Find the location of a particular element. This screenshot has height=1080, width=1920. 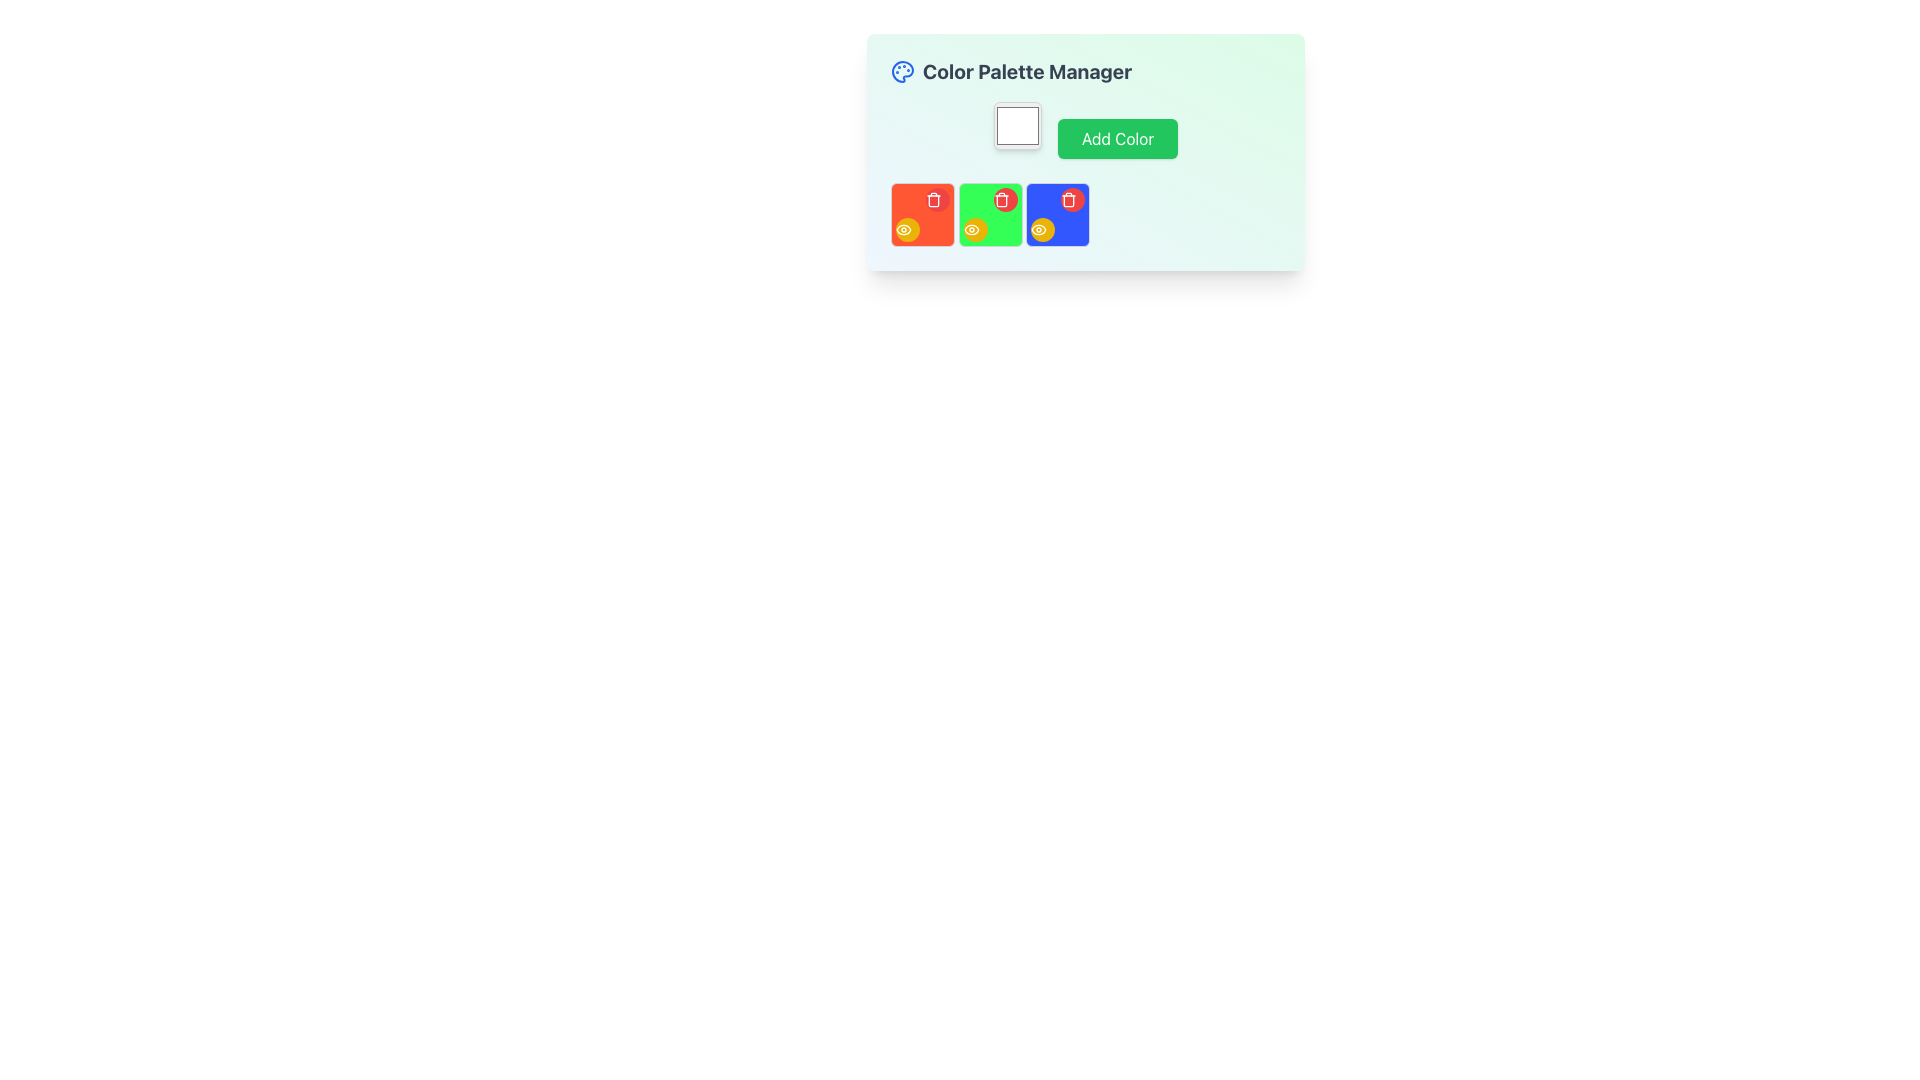

the delete action button, which is a red circular icon button located in the upper-right corner of the color card is located at coordinates (933, 200).